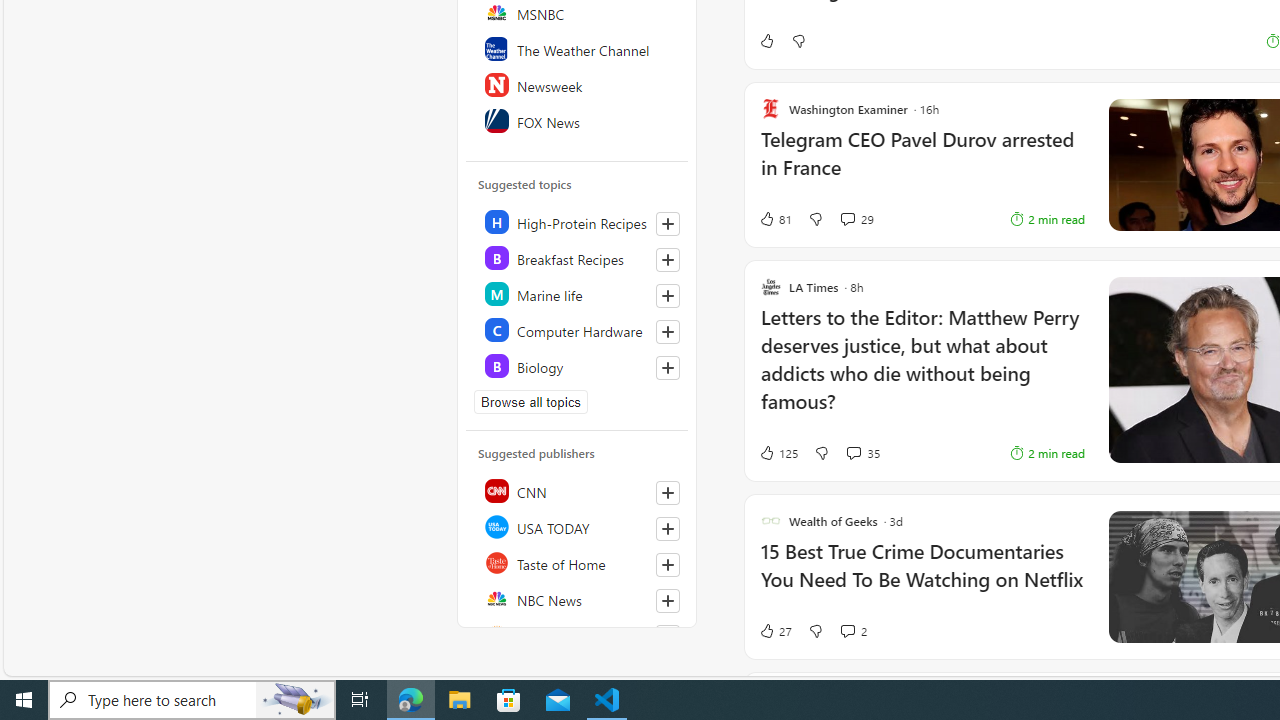 This screenshot has width=1280, height=720. Describe the element at coordinates (577, 635) in the screenshot. I see `'Reuters'` at that location.